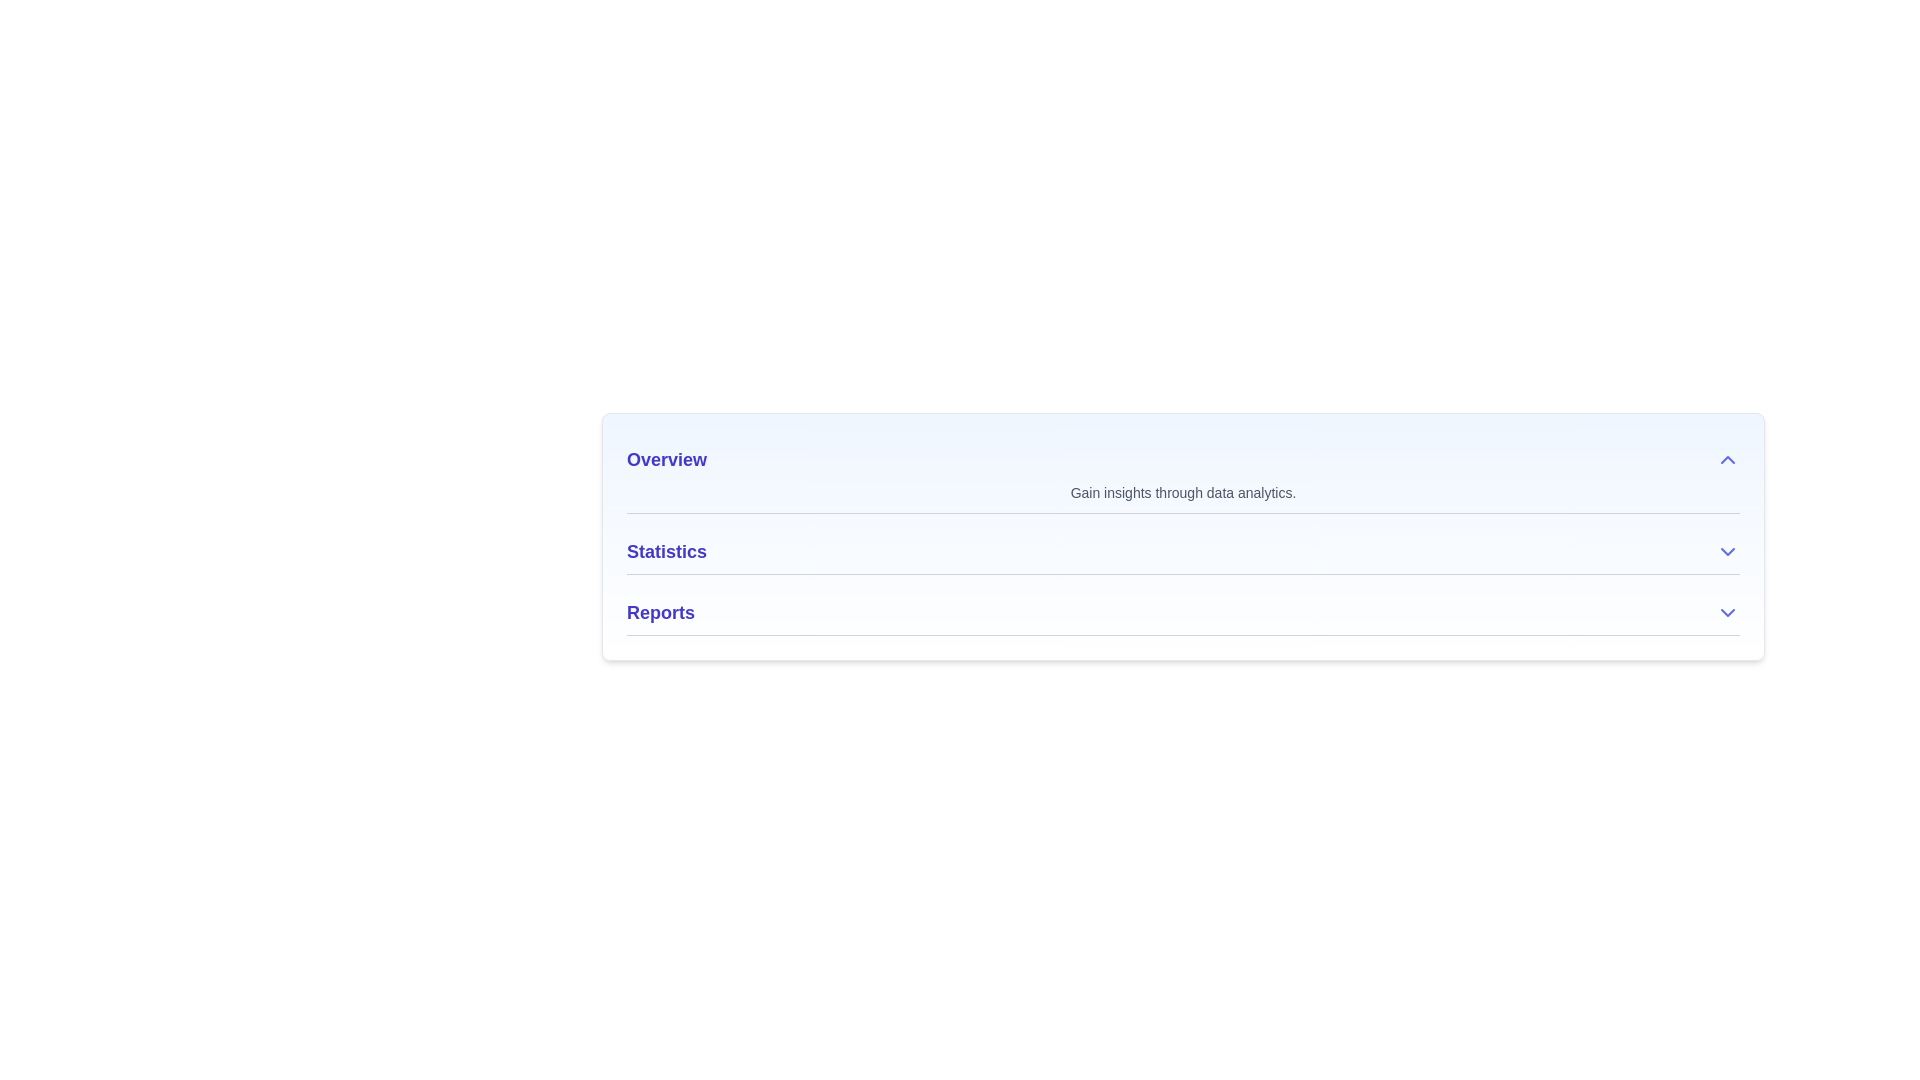 The height and width of the screenshot is (1080, 1920). Describe the element at coordinates (1183, 493) in the screenshot. I see `the text label displaying 'Gain insights through data analytics.' located below the 'Overview' heading` at that location.